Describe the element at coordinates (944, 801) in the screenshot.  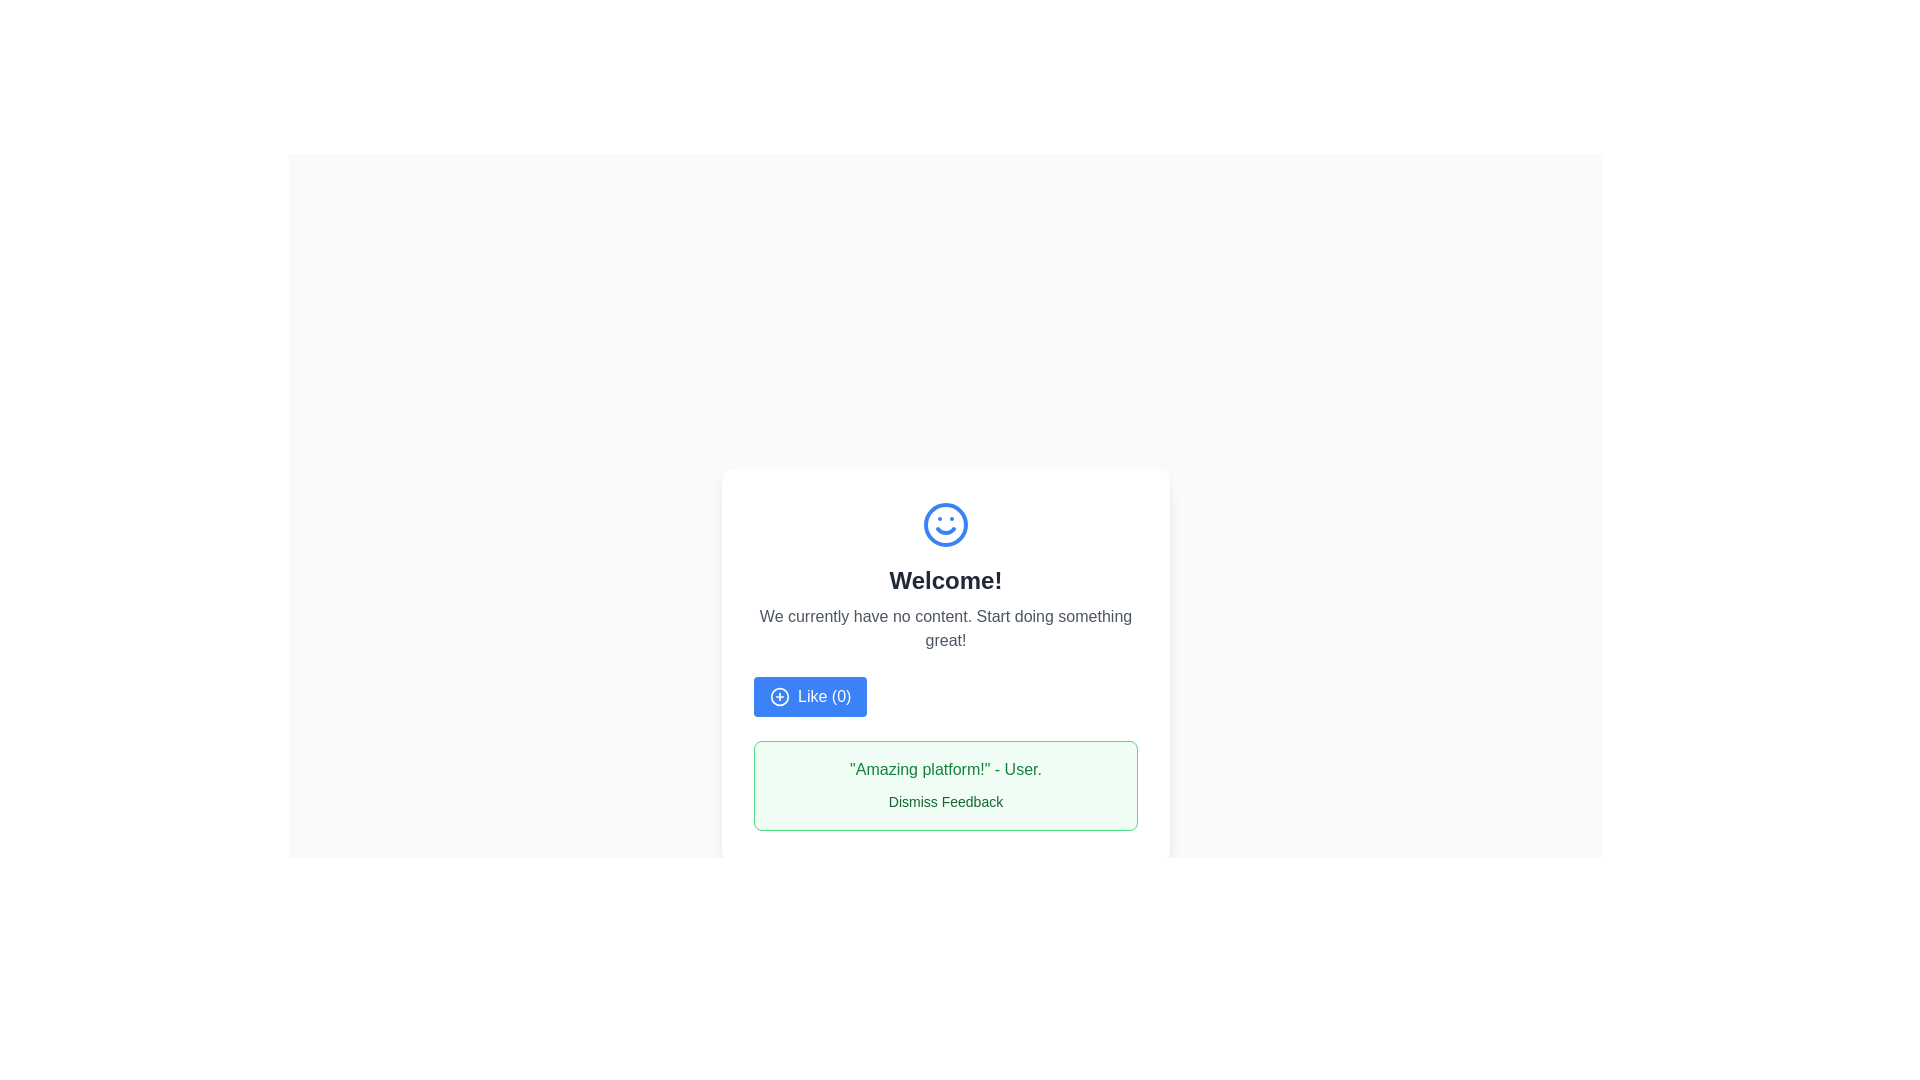
I see `the dismiss button located directly below the quote text of the feedback message` at that location.